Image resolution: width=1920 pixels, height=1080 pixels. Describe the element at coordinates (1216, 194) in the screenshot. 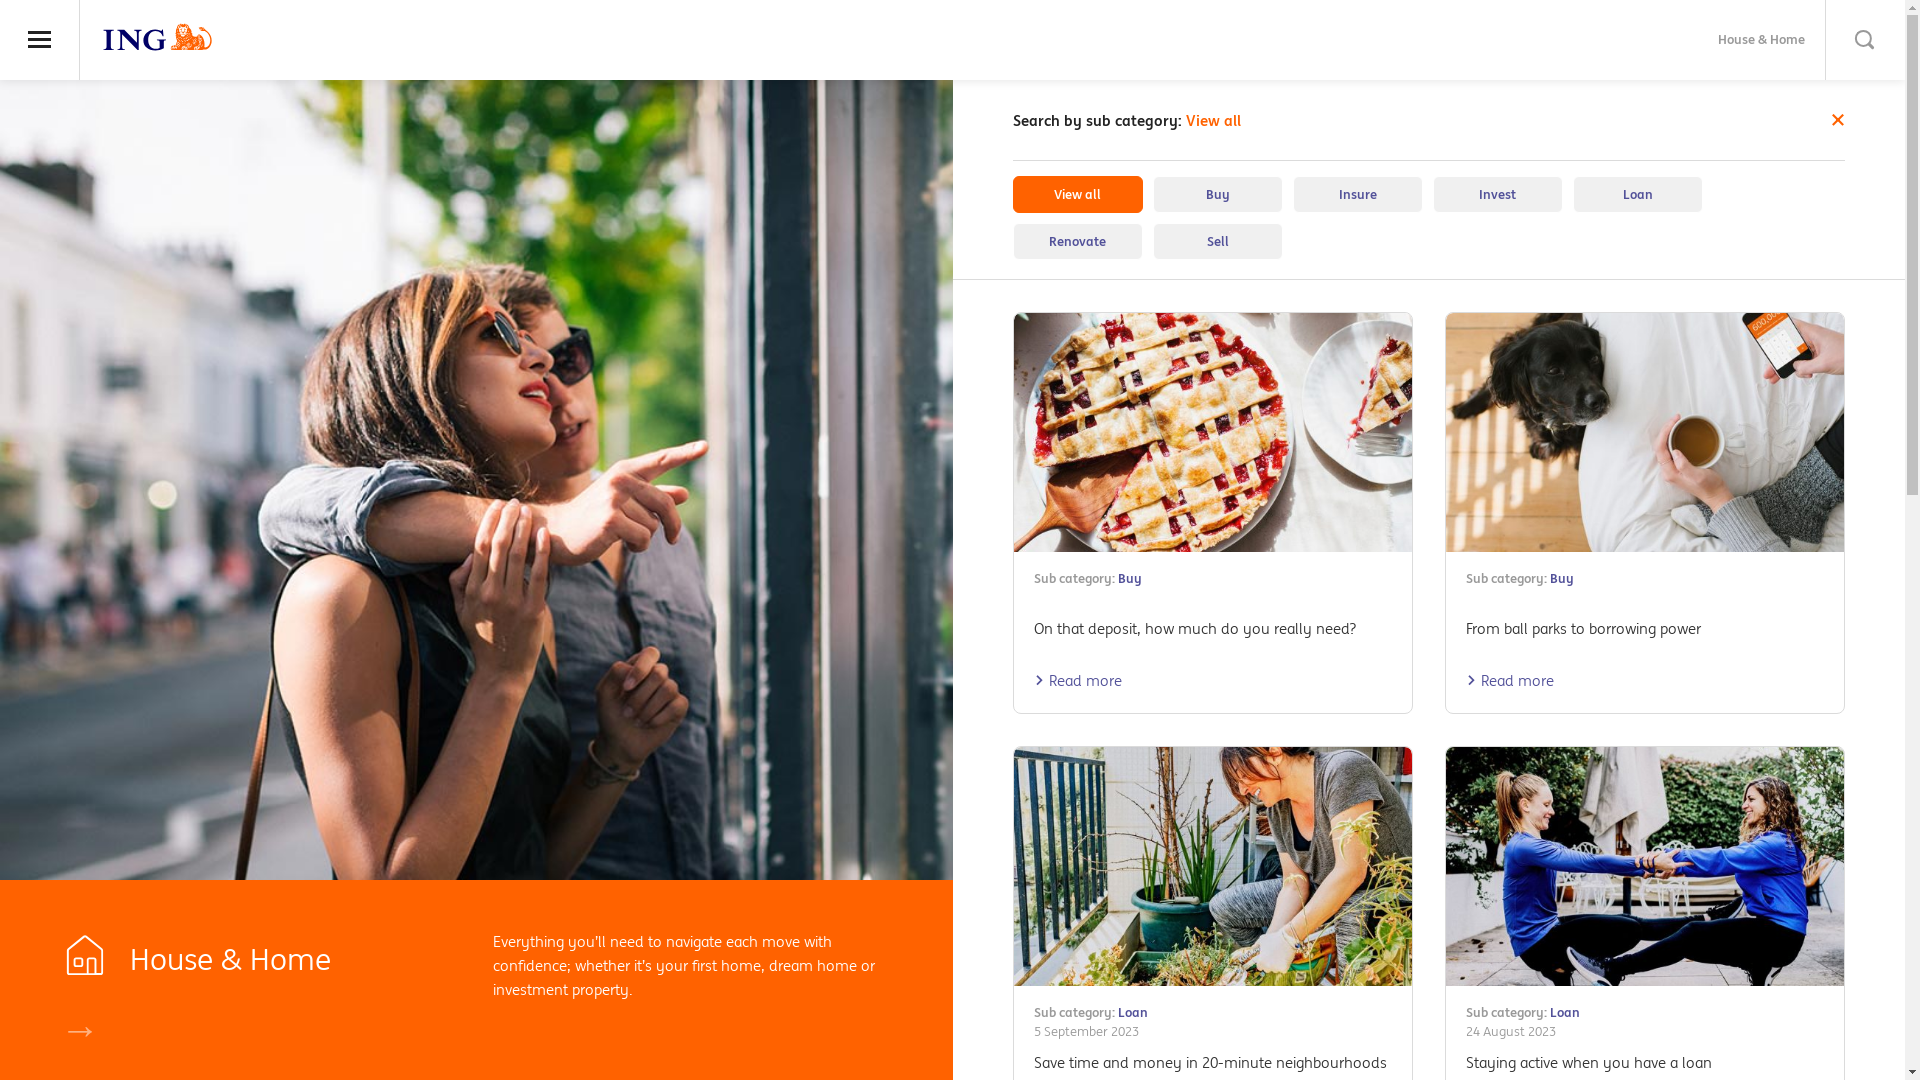

I see `'Buy'` at that location.